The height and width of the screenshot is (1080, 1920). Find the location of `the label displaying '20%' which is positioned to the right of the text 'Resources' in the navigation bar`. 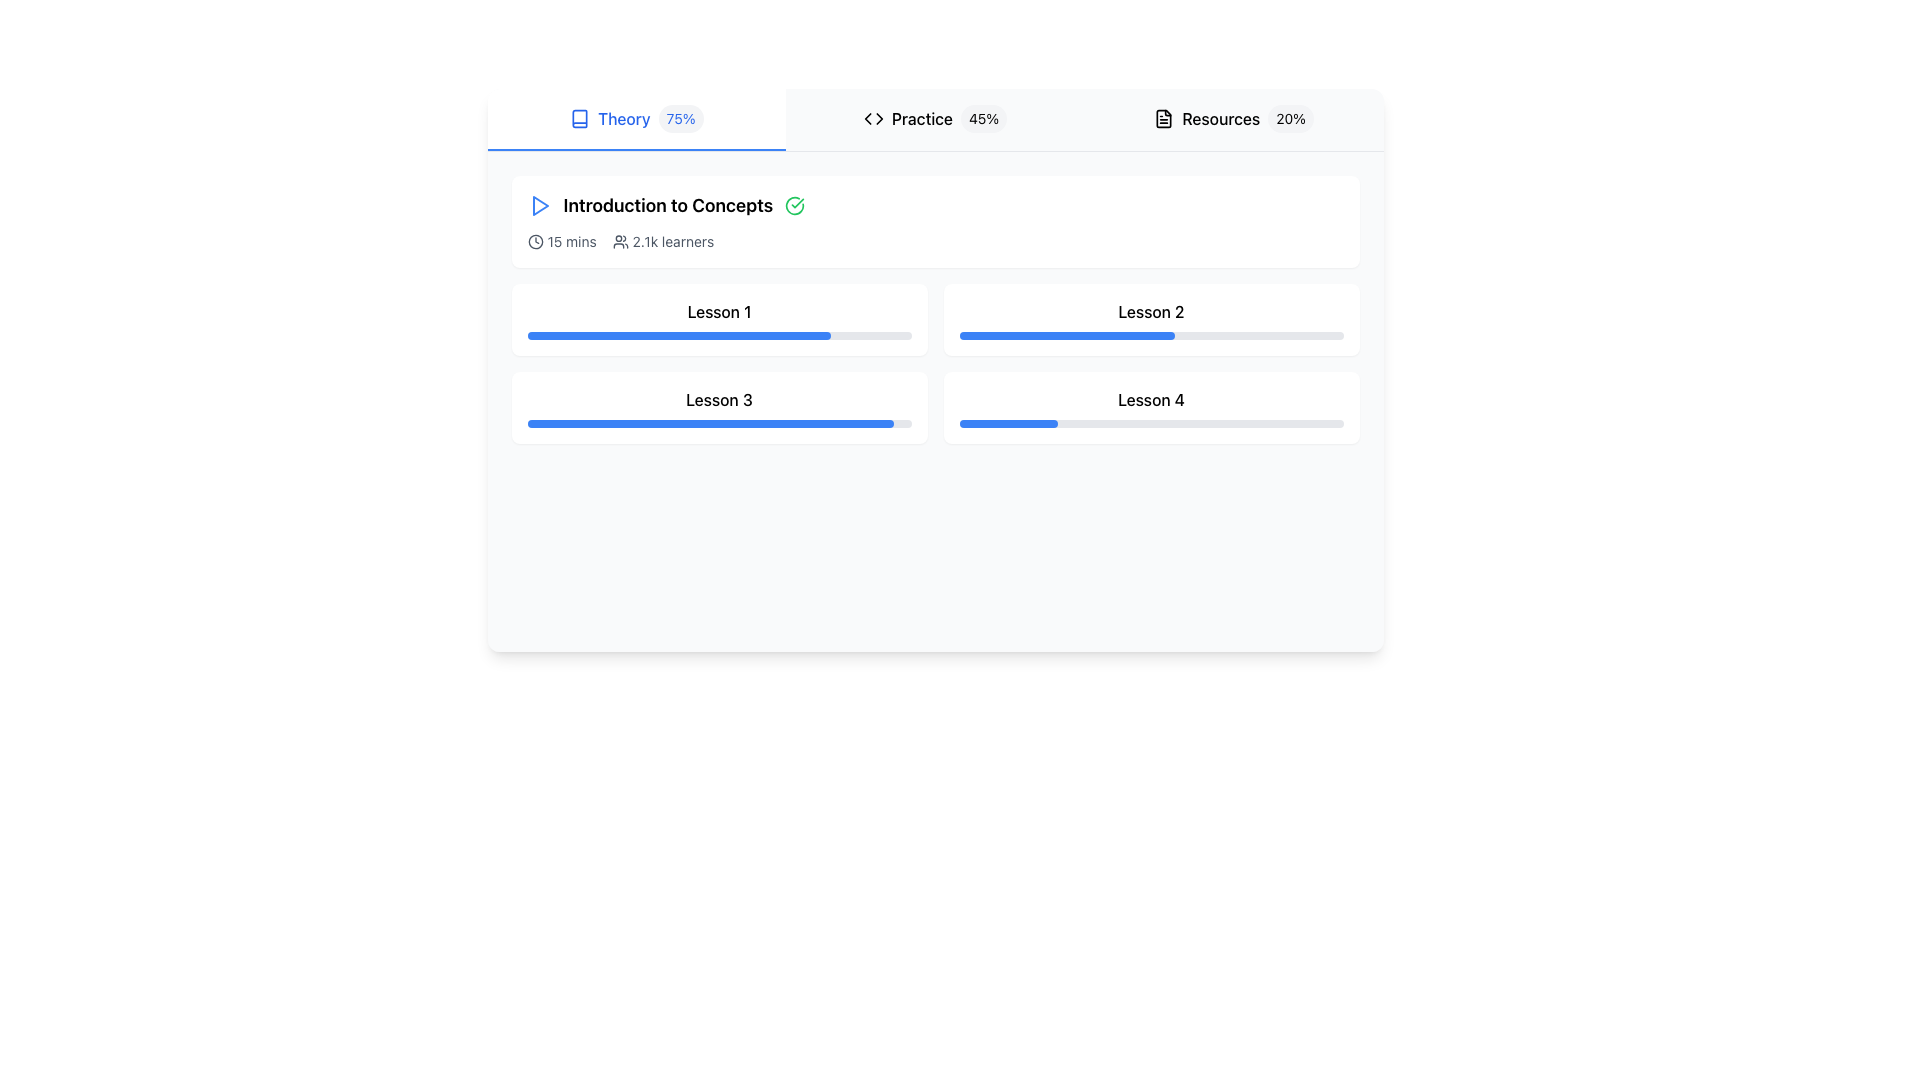

the label displaying '20%' which is positioned to the right of the text 'Resources' in the navigation bar is located at coordinates (1291, 119).